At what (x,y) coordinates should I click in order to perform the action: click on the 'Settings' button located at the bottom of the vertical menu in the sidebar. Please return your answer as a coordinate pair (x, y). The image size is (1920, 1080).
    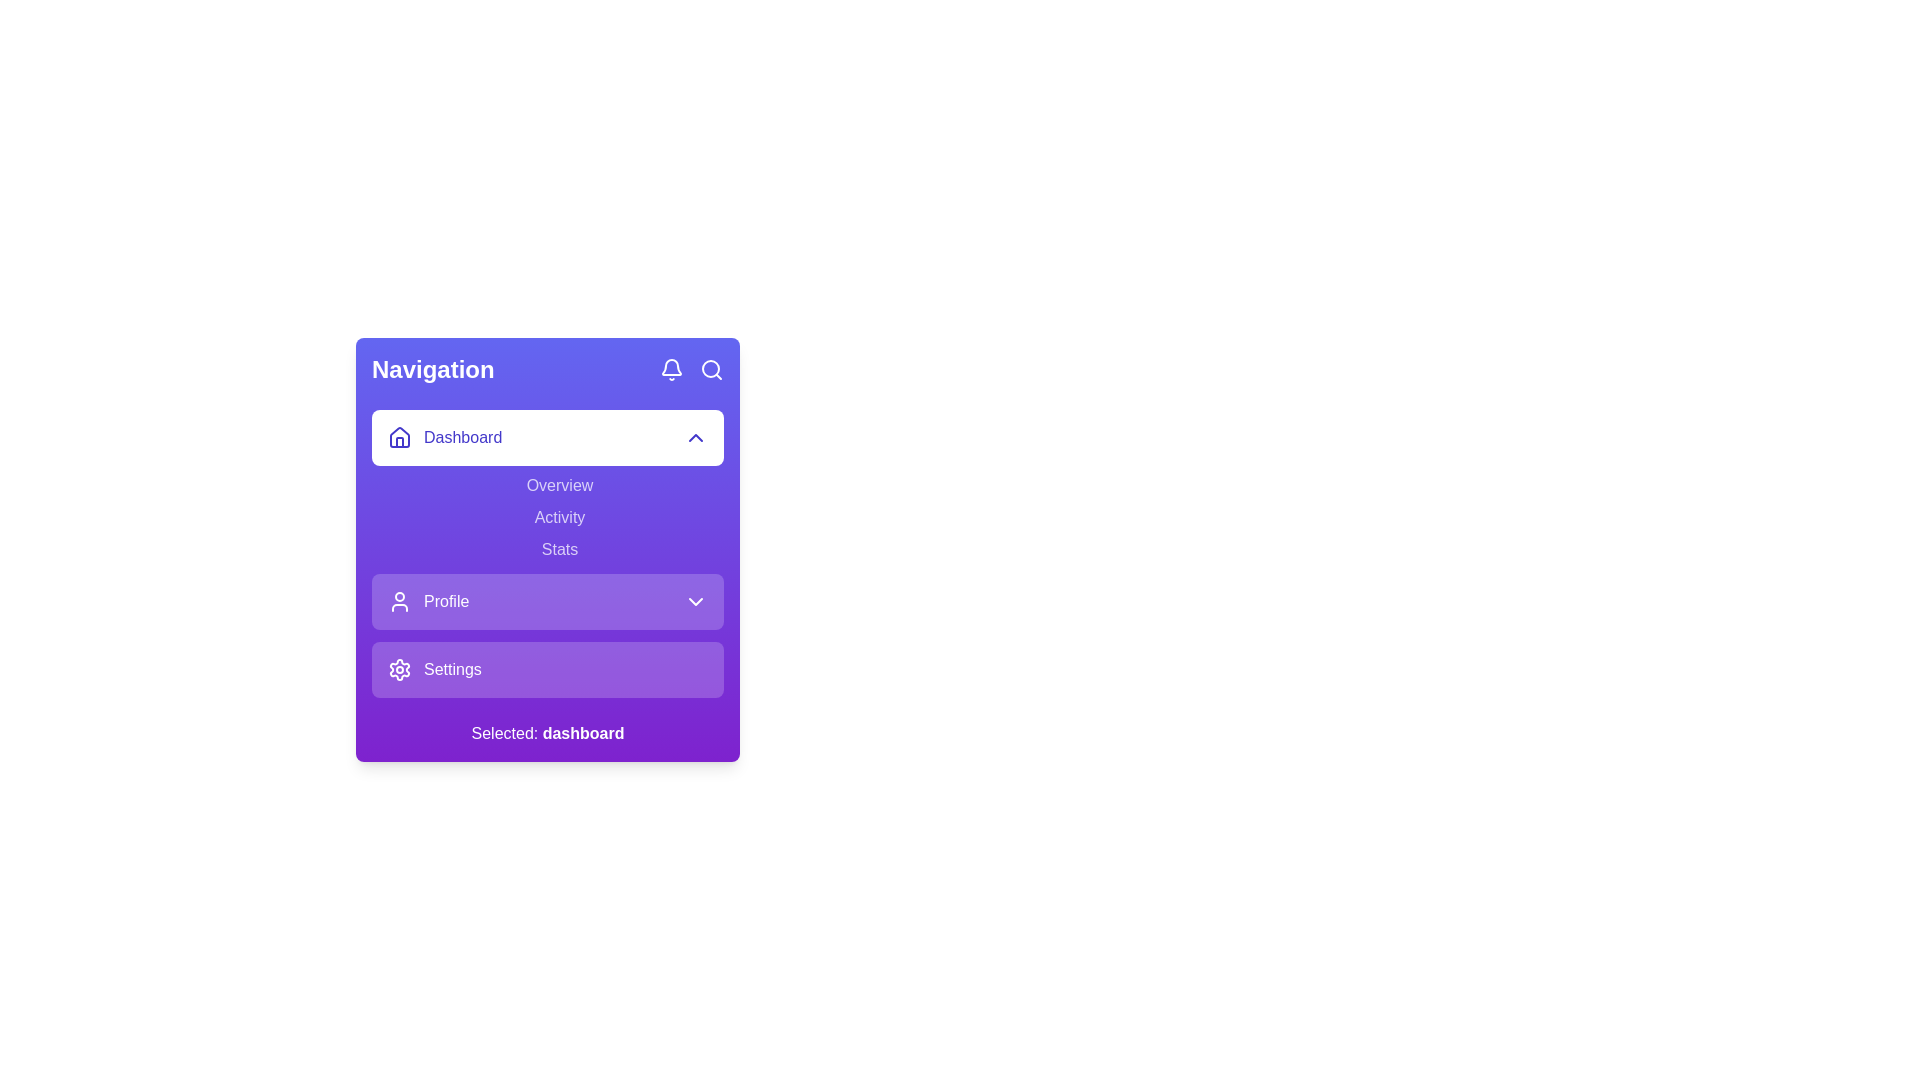
    Looking at the image, I should click on (547, 670).